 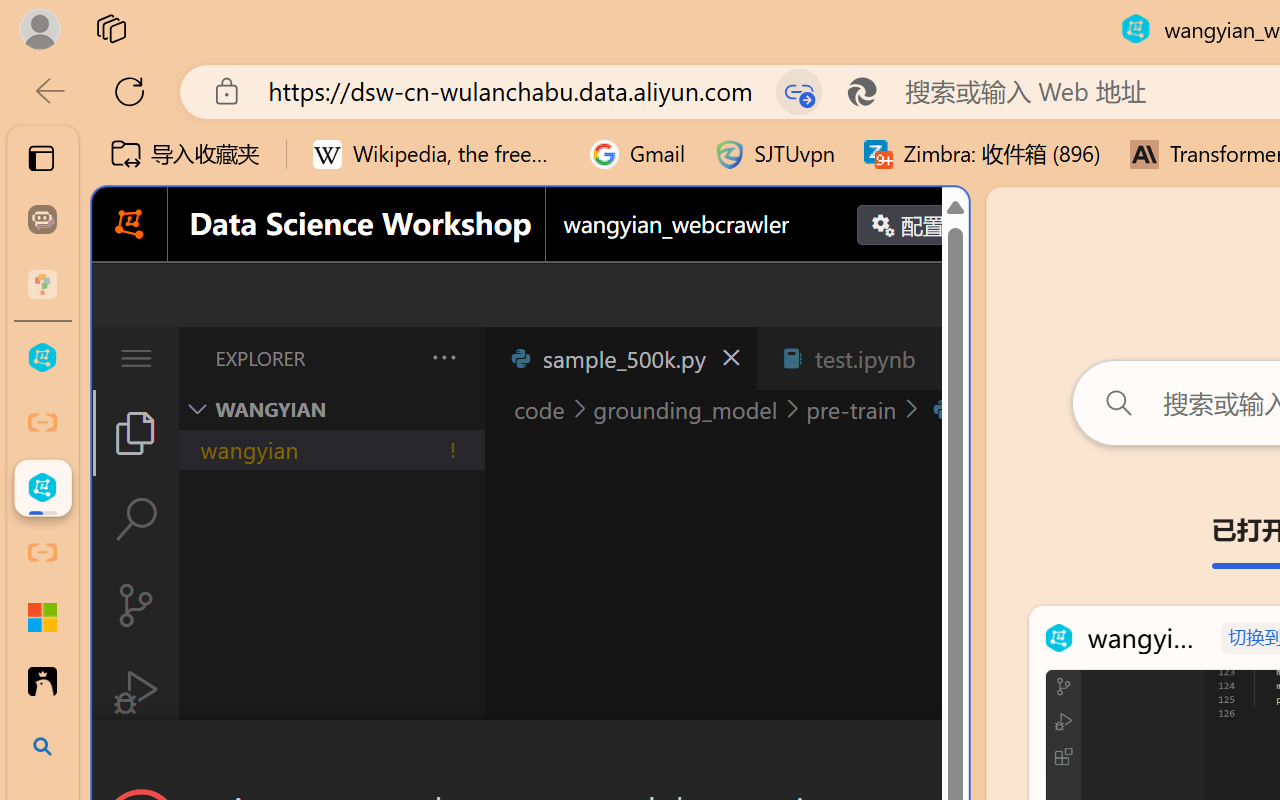 I want to click on 'SJTUvpn', so click(x=773, y=154).